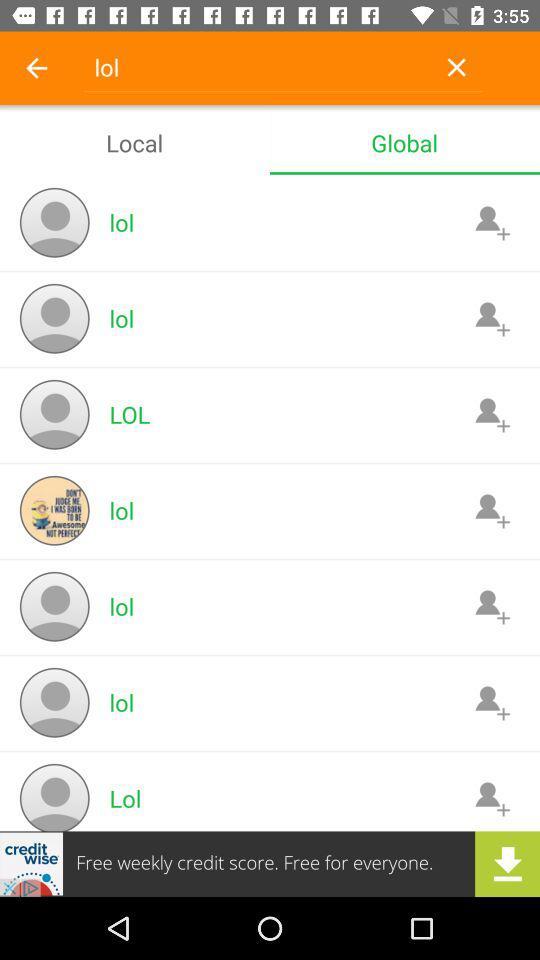 Image resolution: width=540 pixels, height=960 pixels. Describe the element at coordinates (491, 222) in the screenshot. I see `add` at that location.